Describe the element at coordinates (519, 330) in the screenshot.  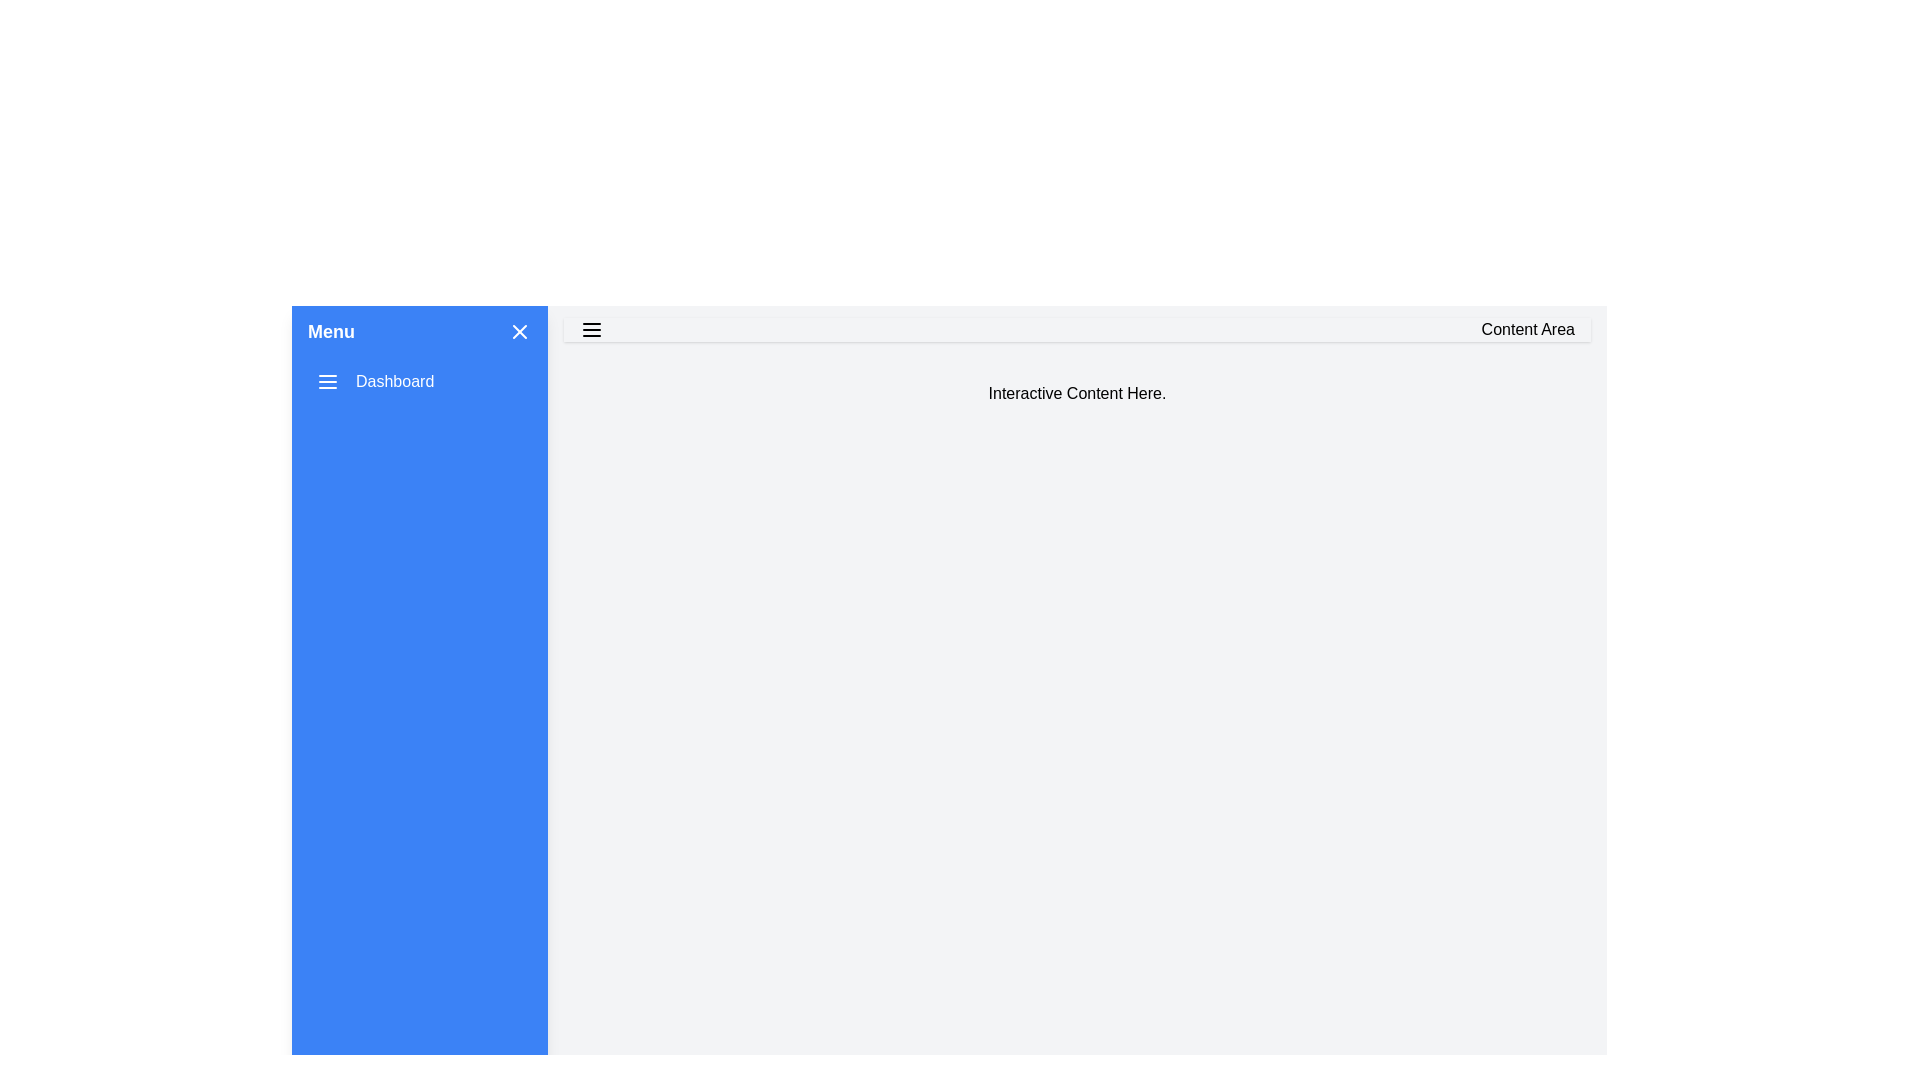
I see `the close button (X) to toggle the sidebar visibility` at that location.